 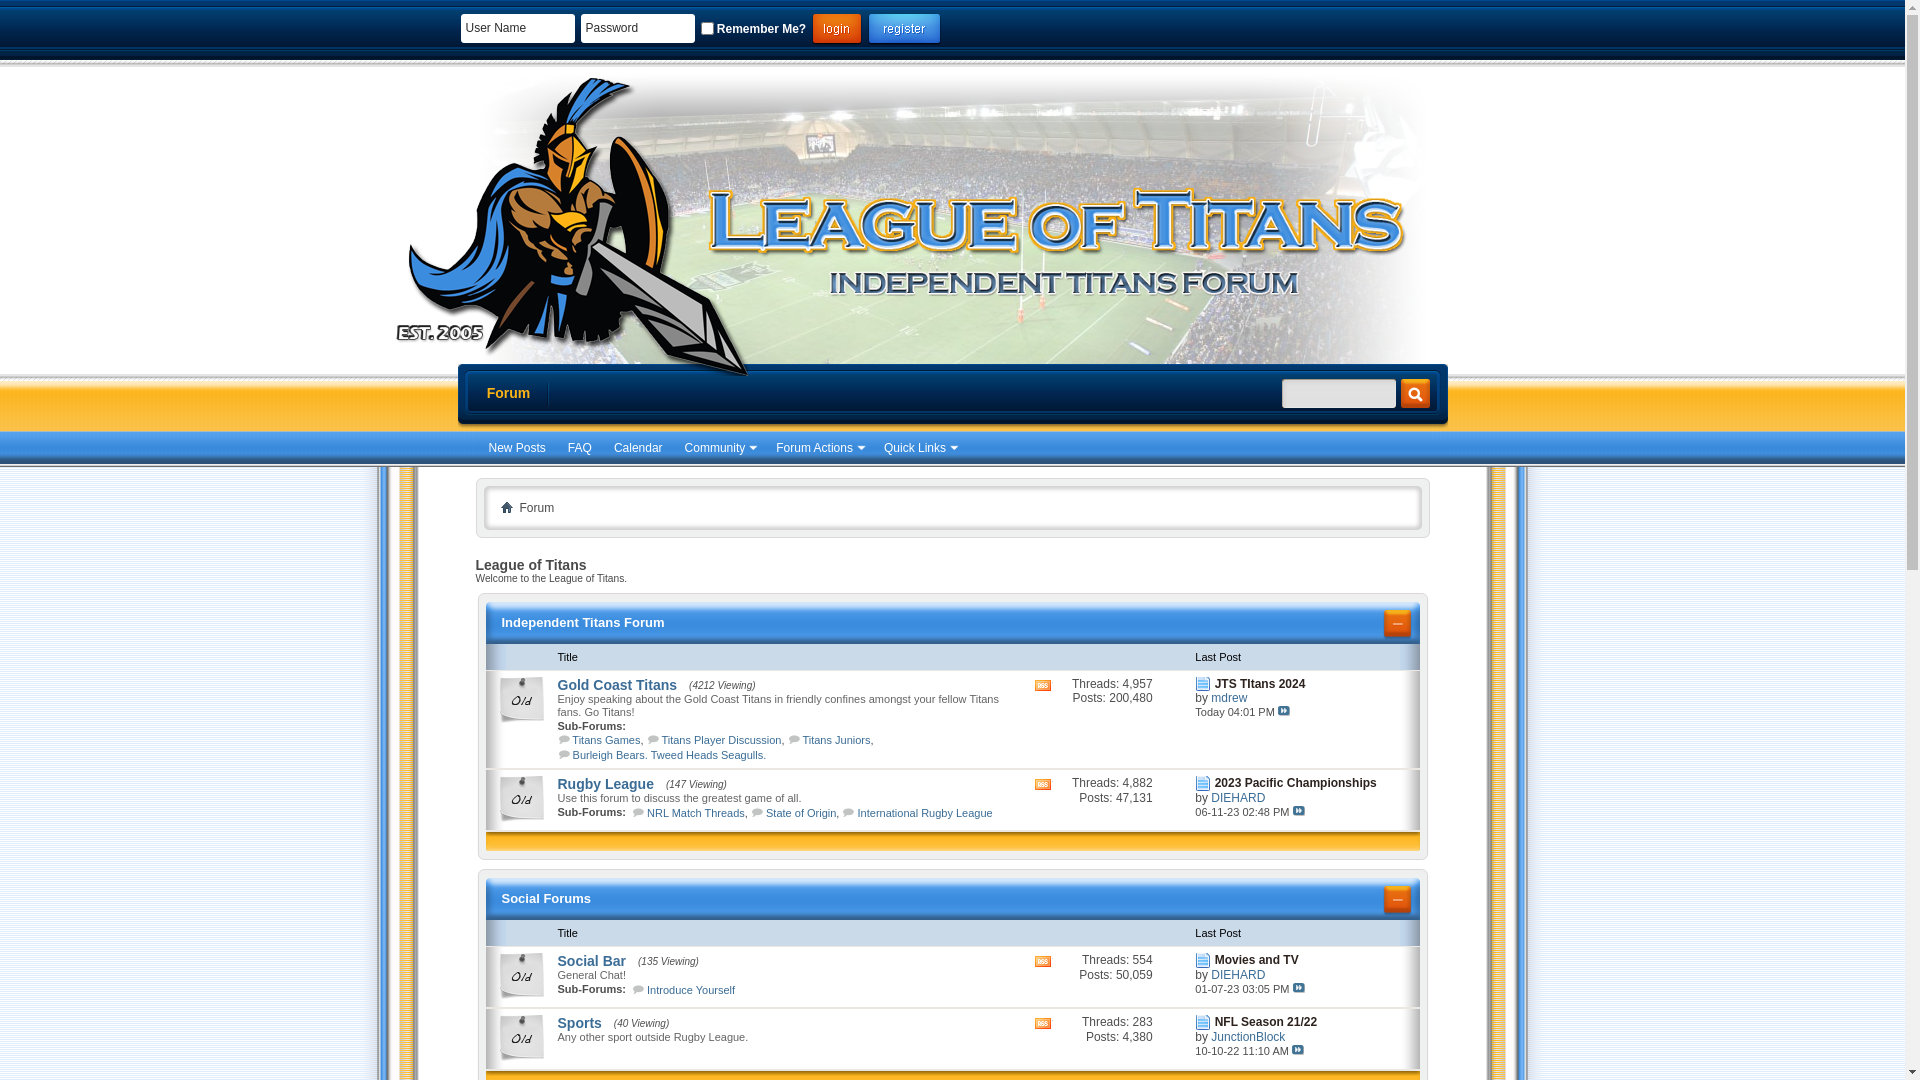 What do you see at coordinates (696, 813) in the screenshot?
I see `'NRL Match Threads'` at bounding box center [696, 813].